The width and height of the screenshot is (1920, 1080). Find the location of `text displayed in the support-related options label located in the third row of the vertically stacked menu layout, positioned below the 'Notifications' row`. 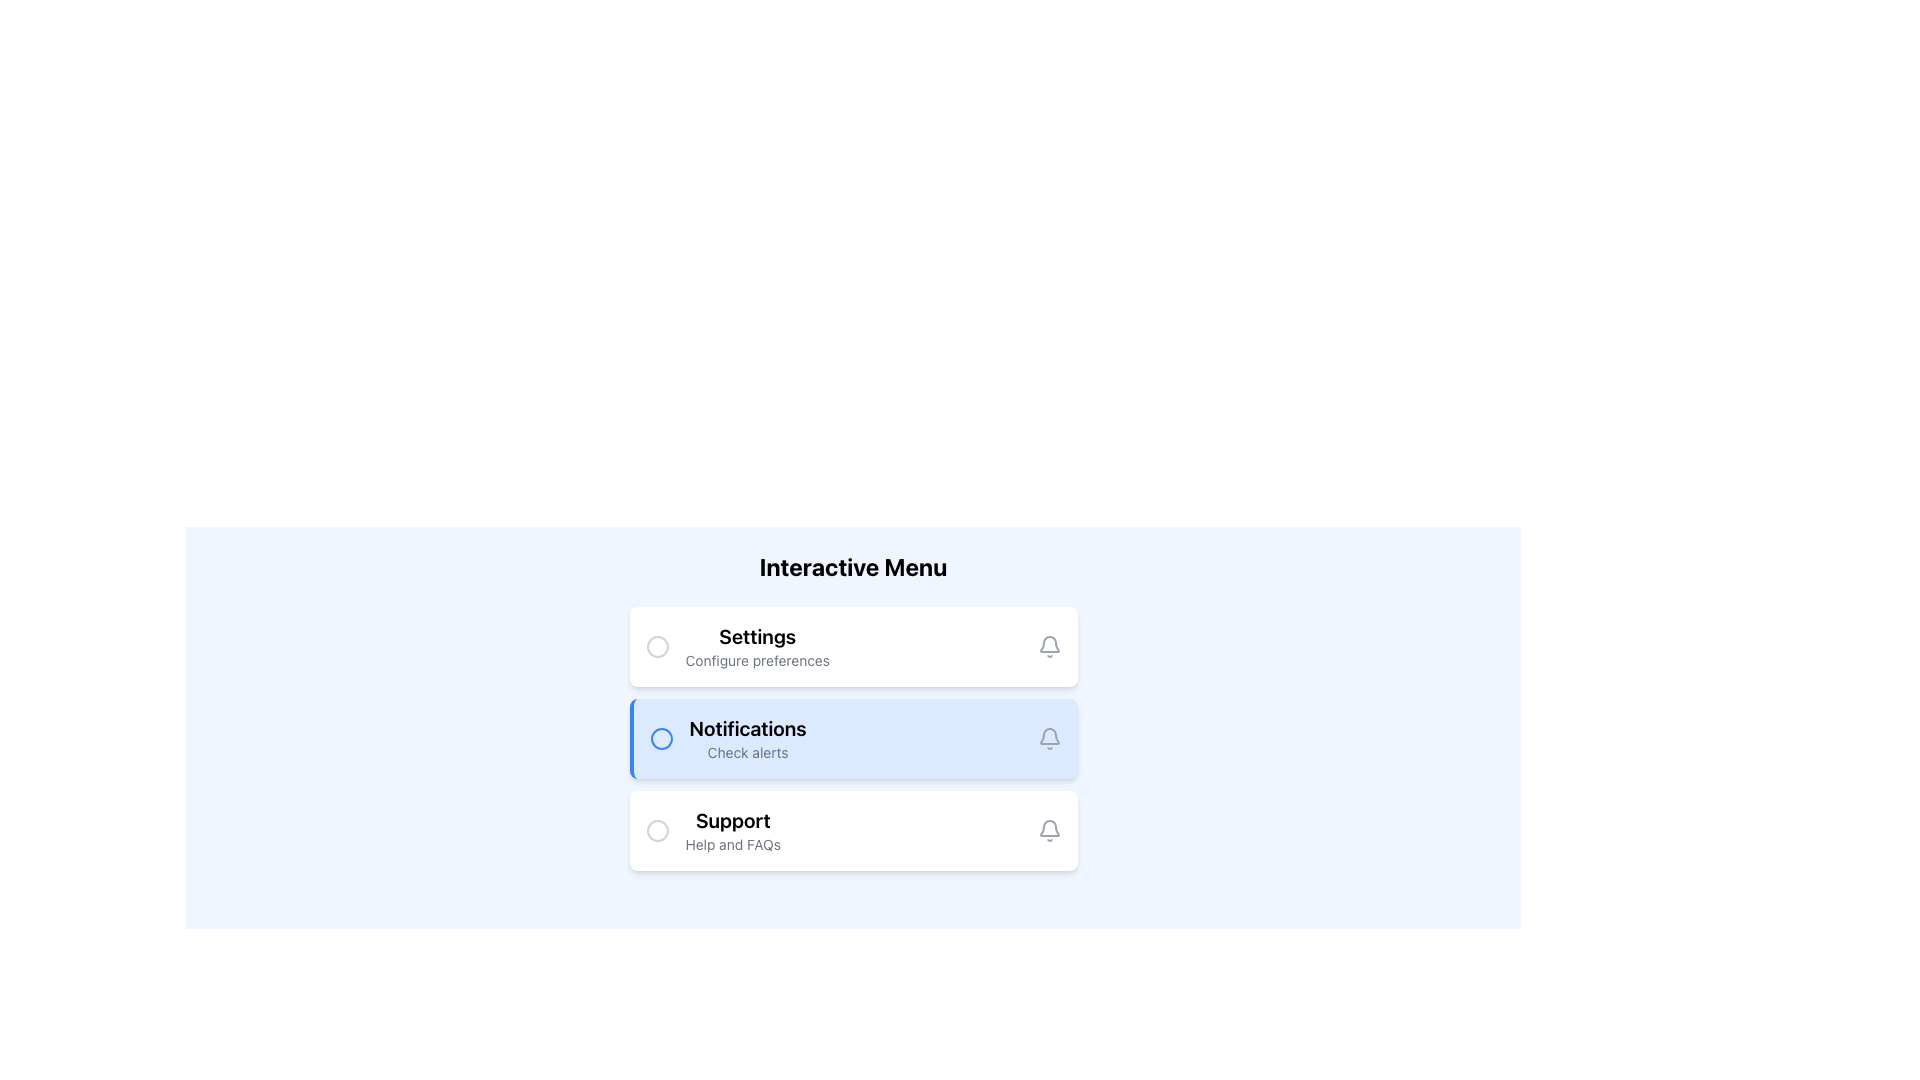

text displayed in the support-related options label located in the third row of the vertically stacked menu layout, positioned below the 'Notifications' row is located at coordinates (713, 830).